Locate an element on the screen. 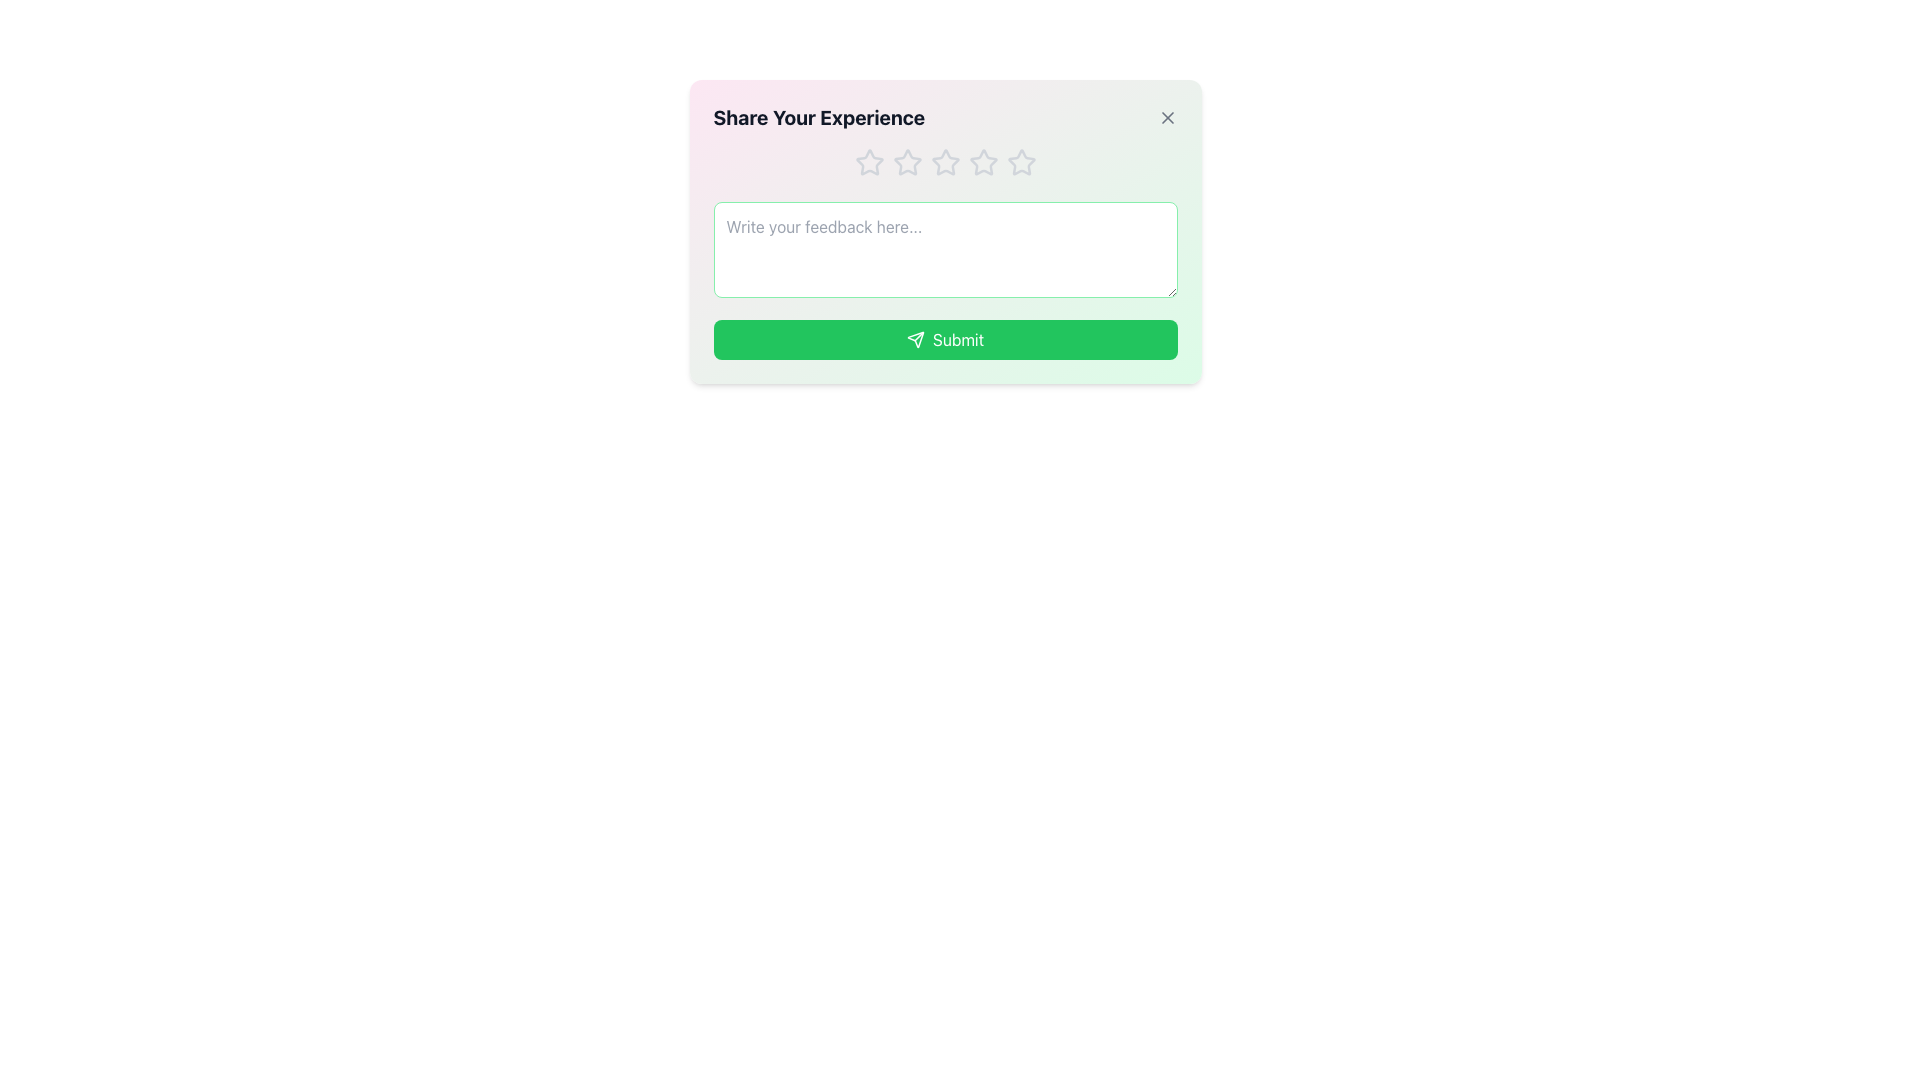  the triangular arrow SVG icon located at the center of the green 'Submit' button is located at coordinates (914, 338).